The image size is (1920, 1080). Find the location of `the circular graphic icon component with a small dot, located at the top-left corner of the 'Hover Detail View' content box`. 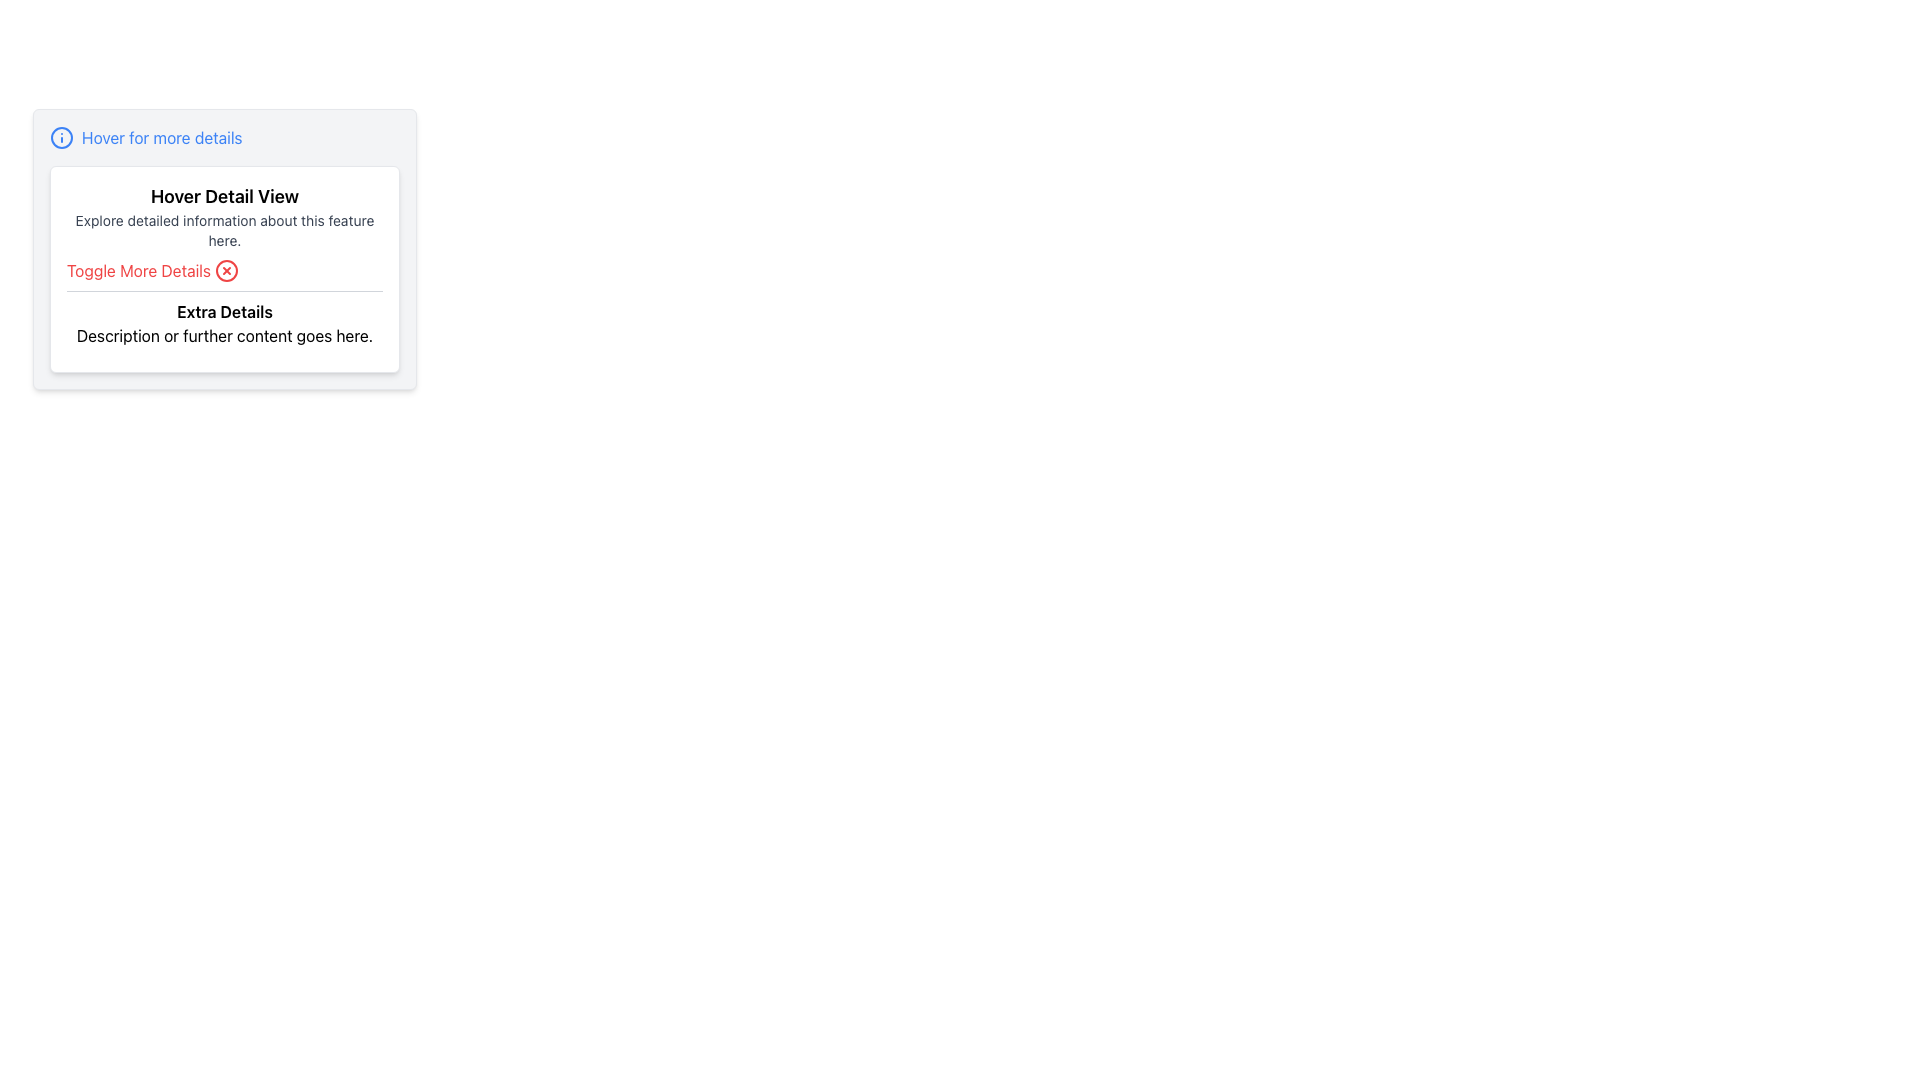

the circular graphic icon component with a small dot, located at the top-left corner of the 'Hover Detail View' content box is located at coordinates (62, 137).